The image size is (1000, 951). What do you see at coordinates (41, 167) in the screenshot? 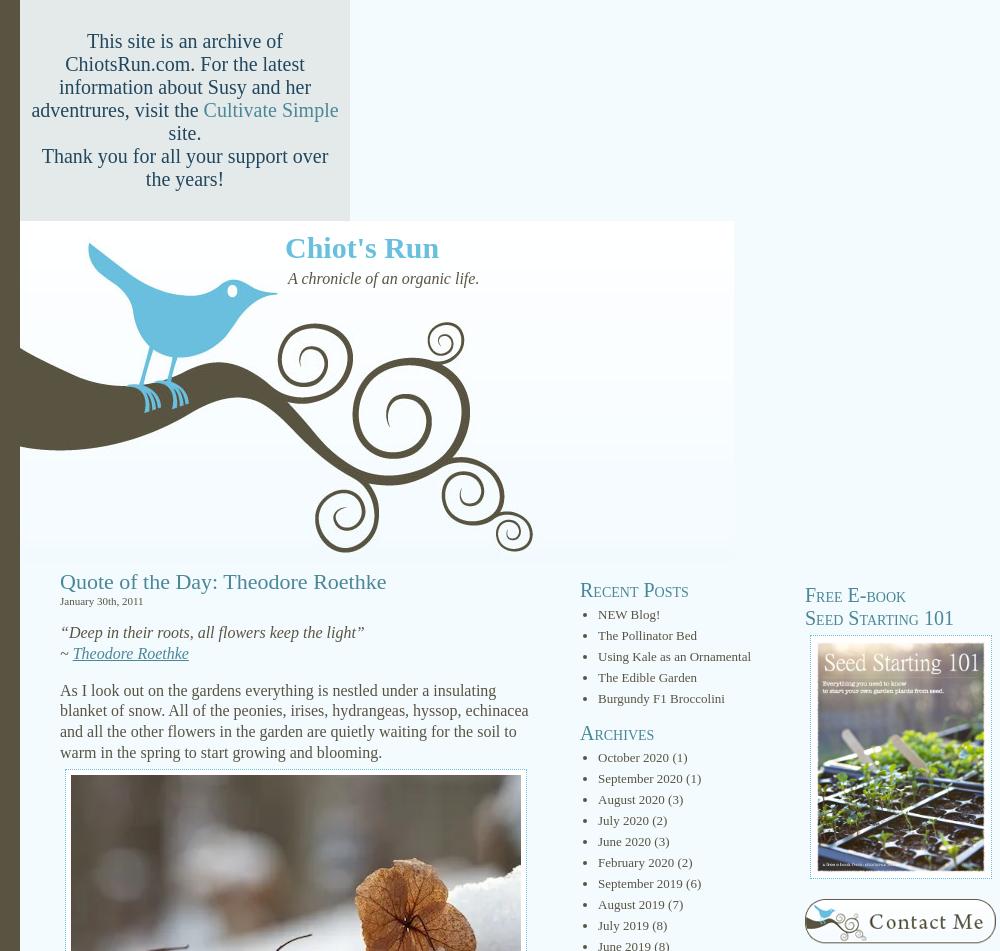
I see `'Thank you for all your support over the years!'` at bounding box center [41, 167].